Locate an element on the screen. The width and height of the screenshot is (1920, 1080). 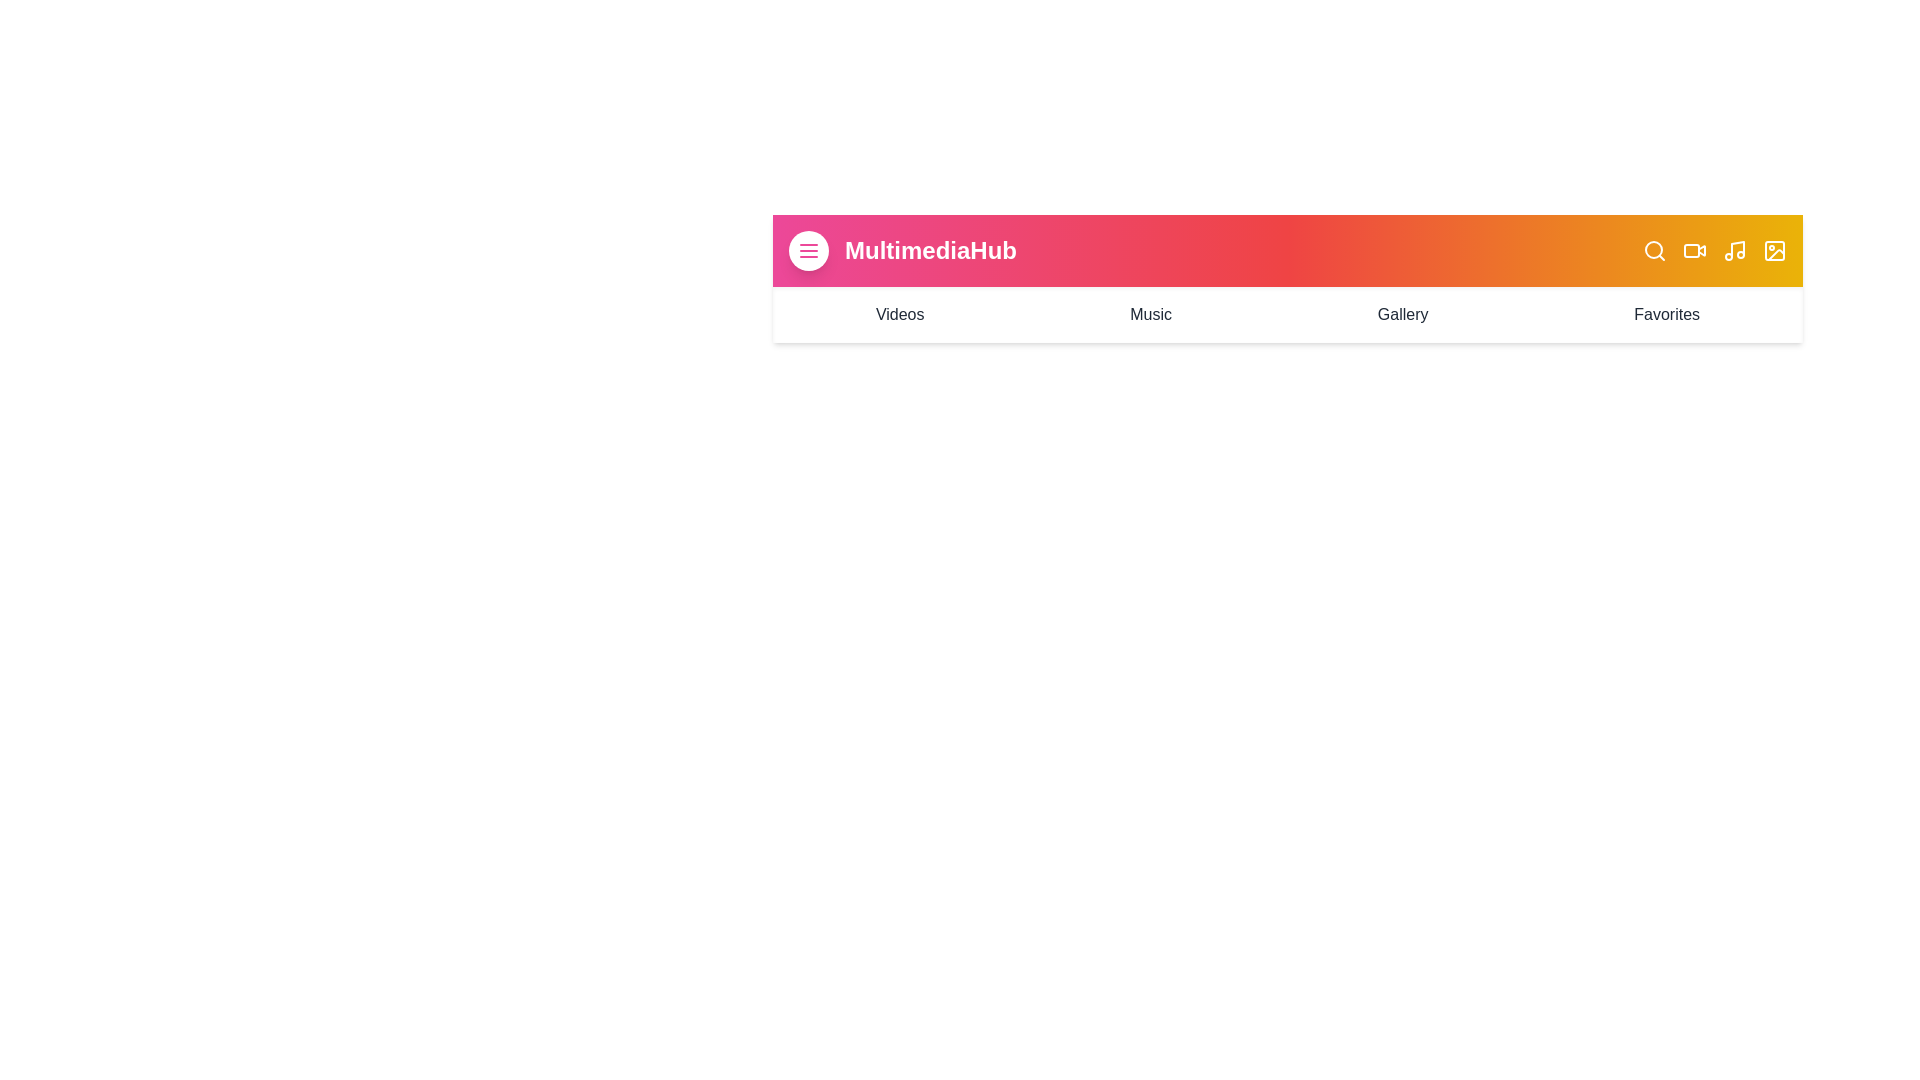
the navigation link labeled 'Videos' to navigate to the respective section is located at coordinates (899, 315).